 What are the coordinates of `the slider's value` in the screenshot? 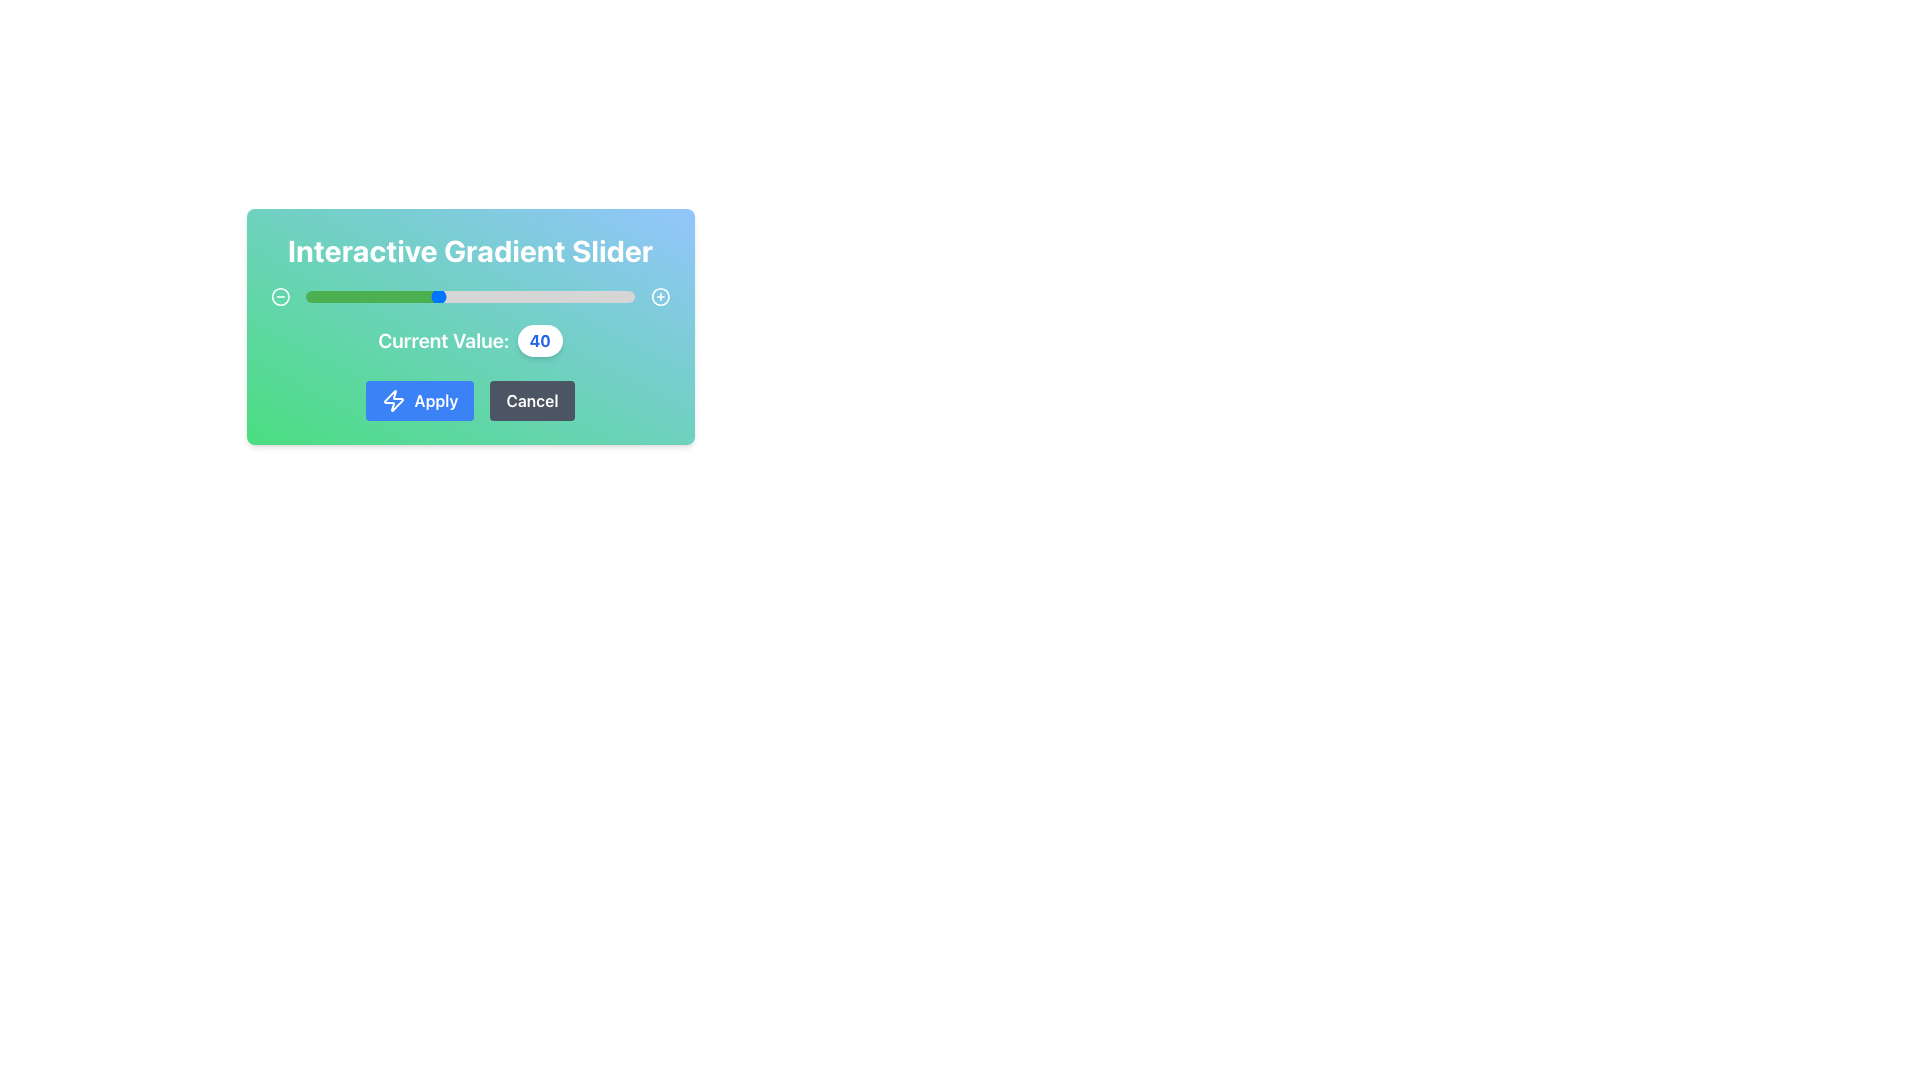 It's located at (513, 297).